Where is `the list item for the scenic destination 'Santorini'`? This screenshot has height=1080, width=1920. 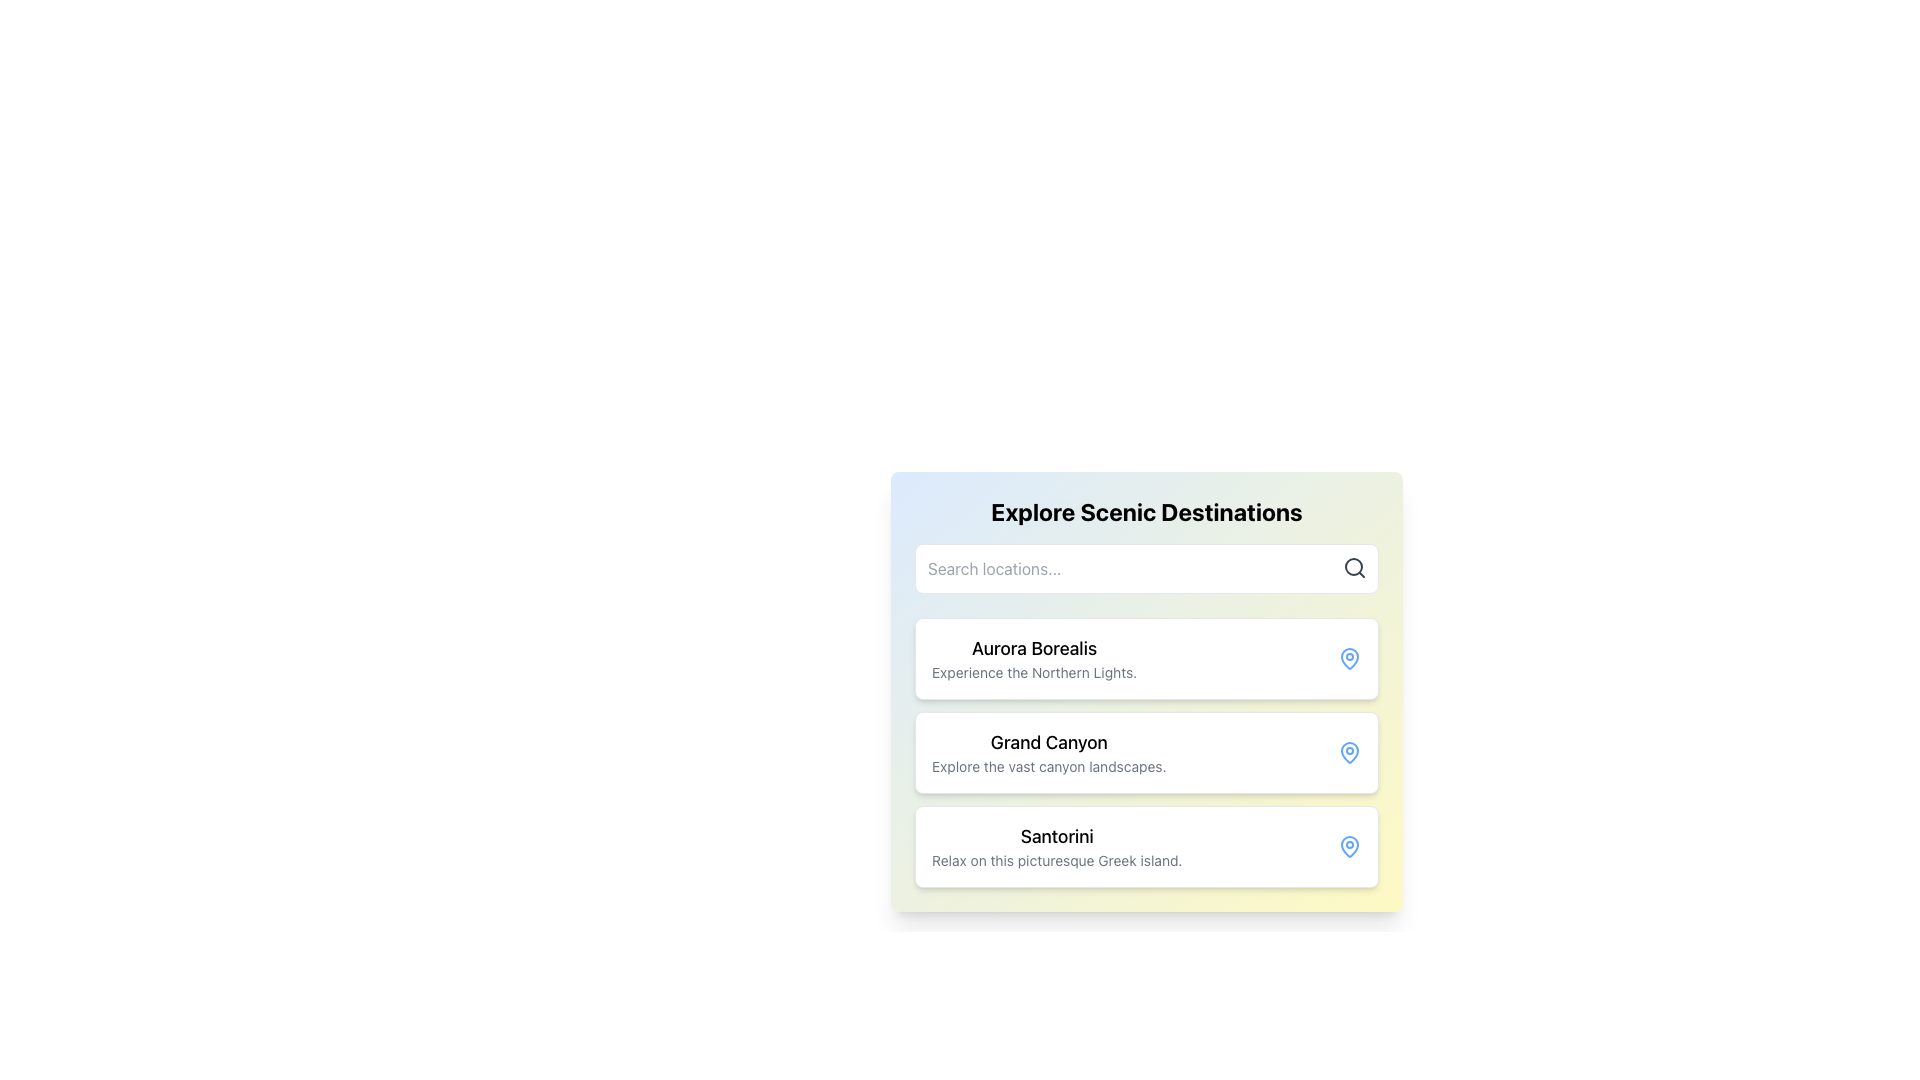 the list item for the scenic destination 'Santorini' is located at coordinates (1056, 847).